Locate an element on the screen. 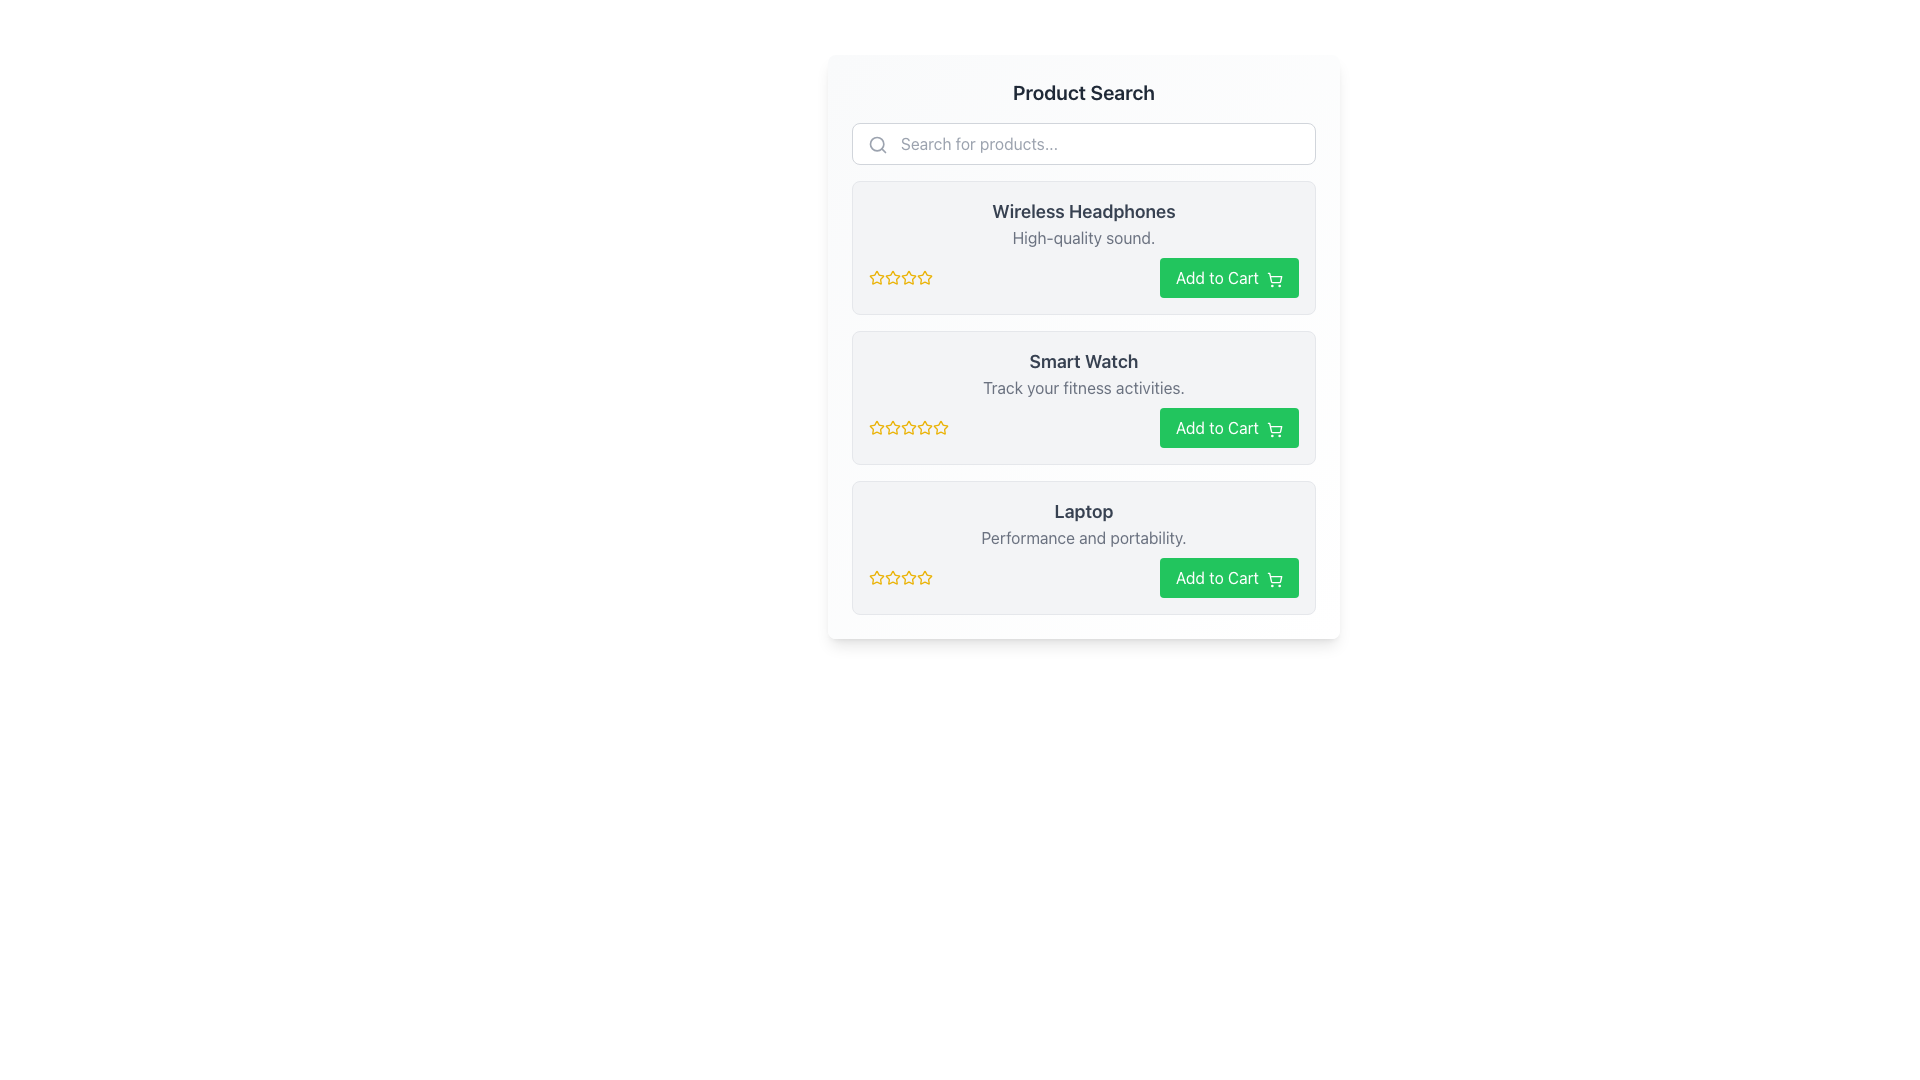 The width and height of the screenshot is (1920, 1080). the fourth yellow star icon in the rating component located under the 'Smart Watch' product description is located at coordinates (907, 427).